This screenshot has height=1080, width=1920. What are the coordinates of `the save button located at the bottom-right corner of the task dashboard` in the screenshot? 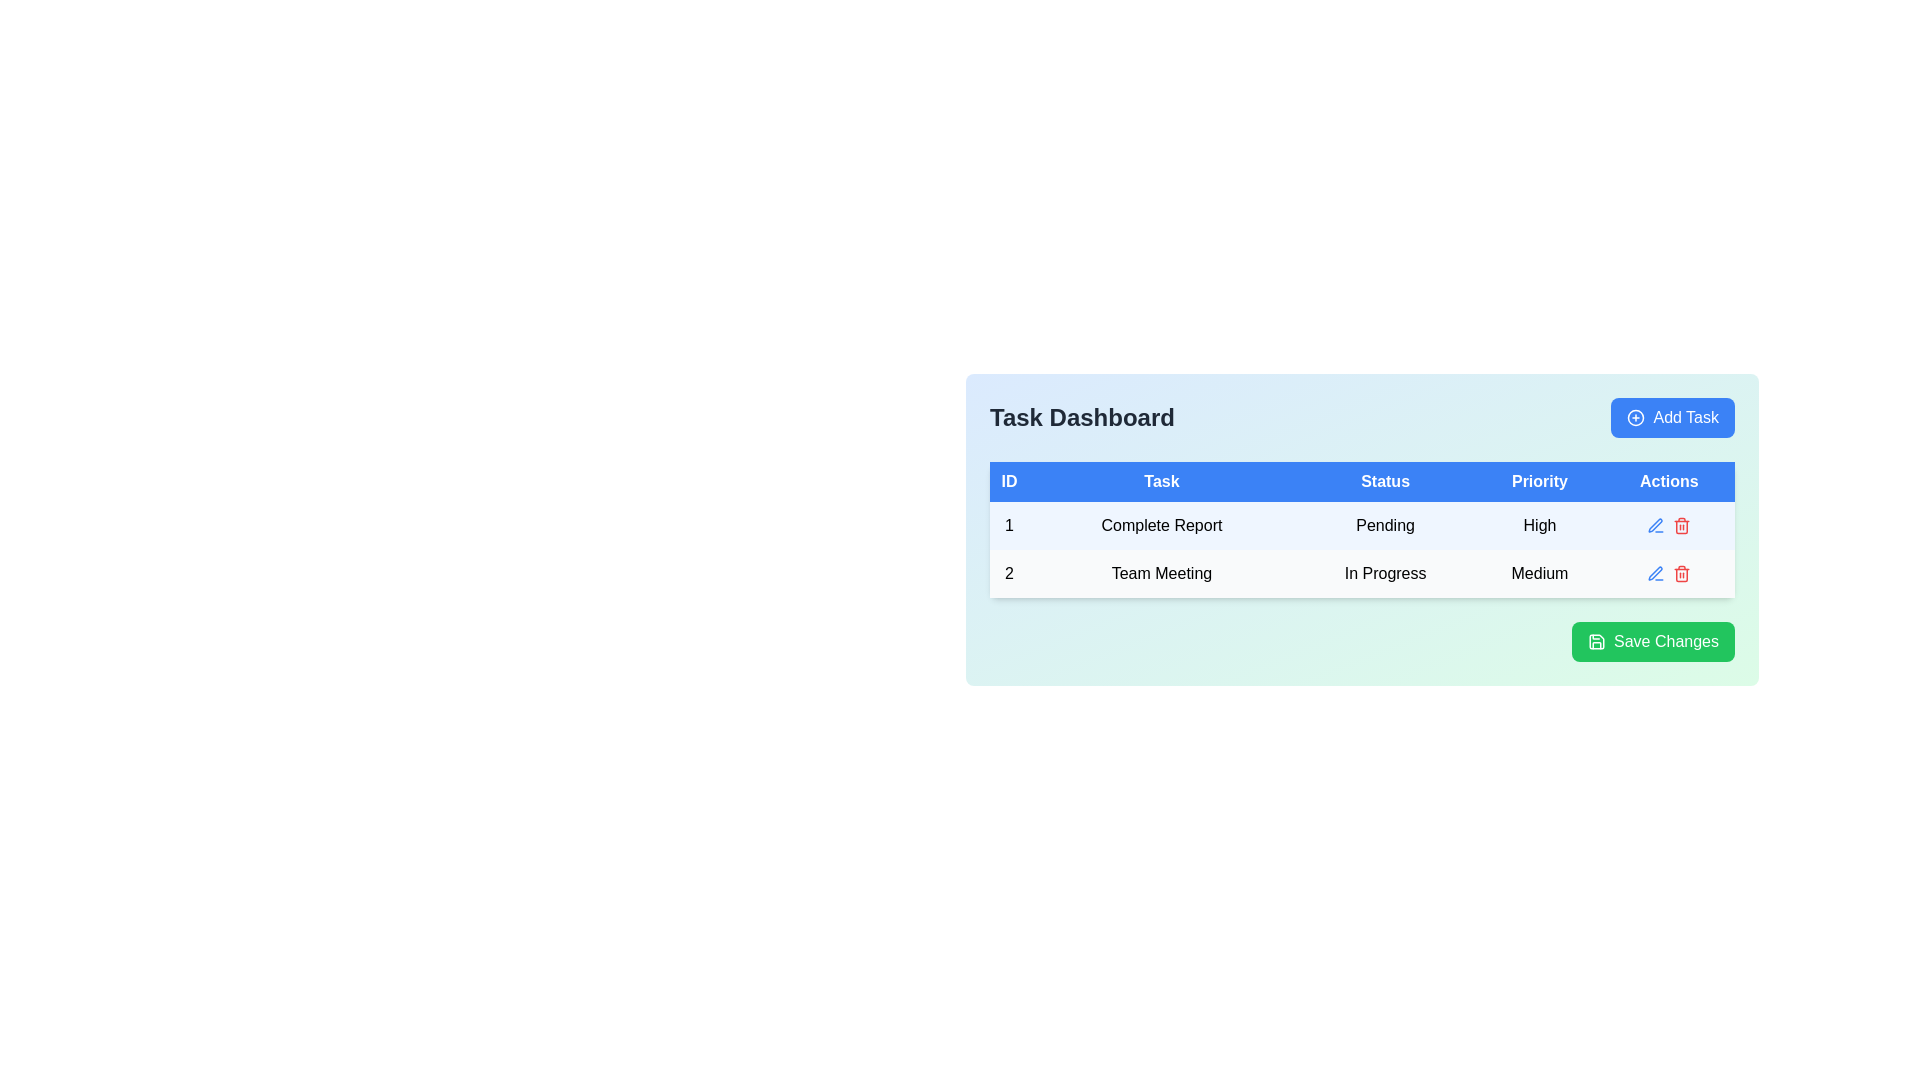 It's located at (1653, 641).